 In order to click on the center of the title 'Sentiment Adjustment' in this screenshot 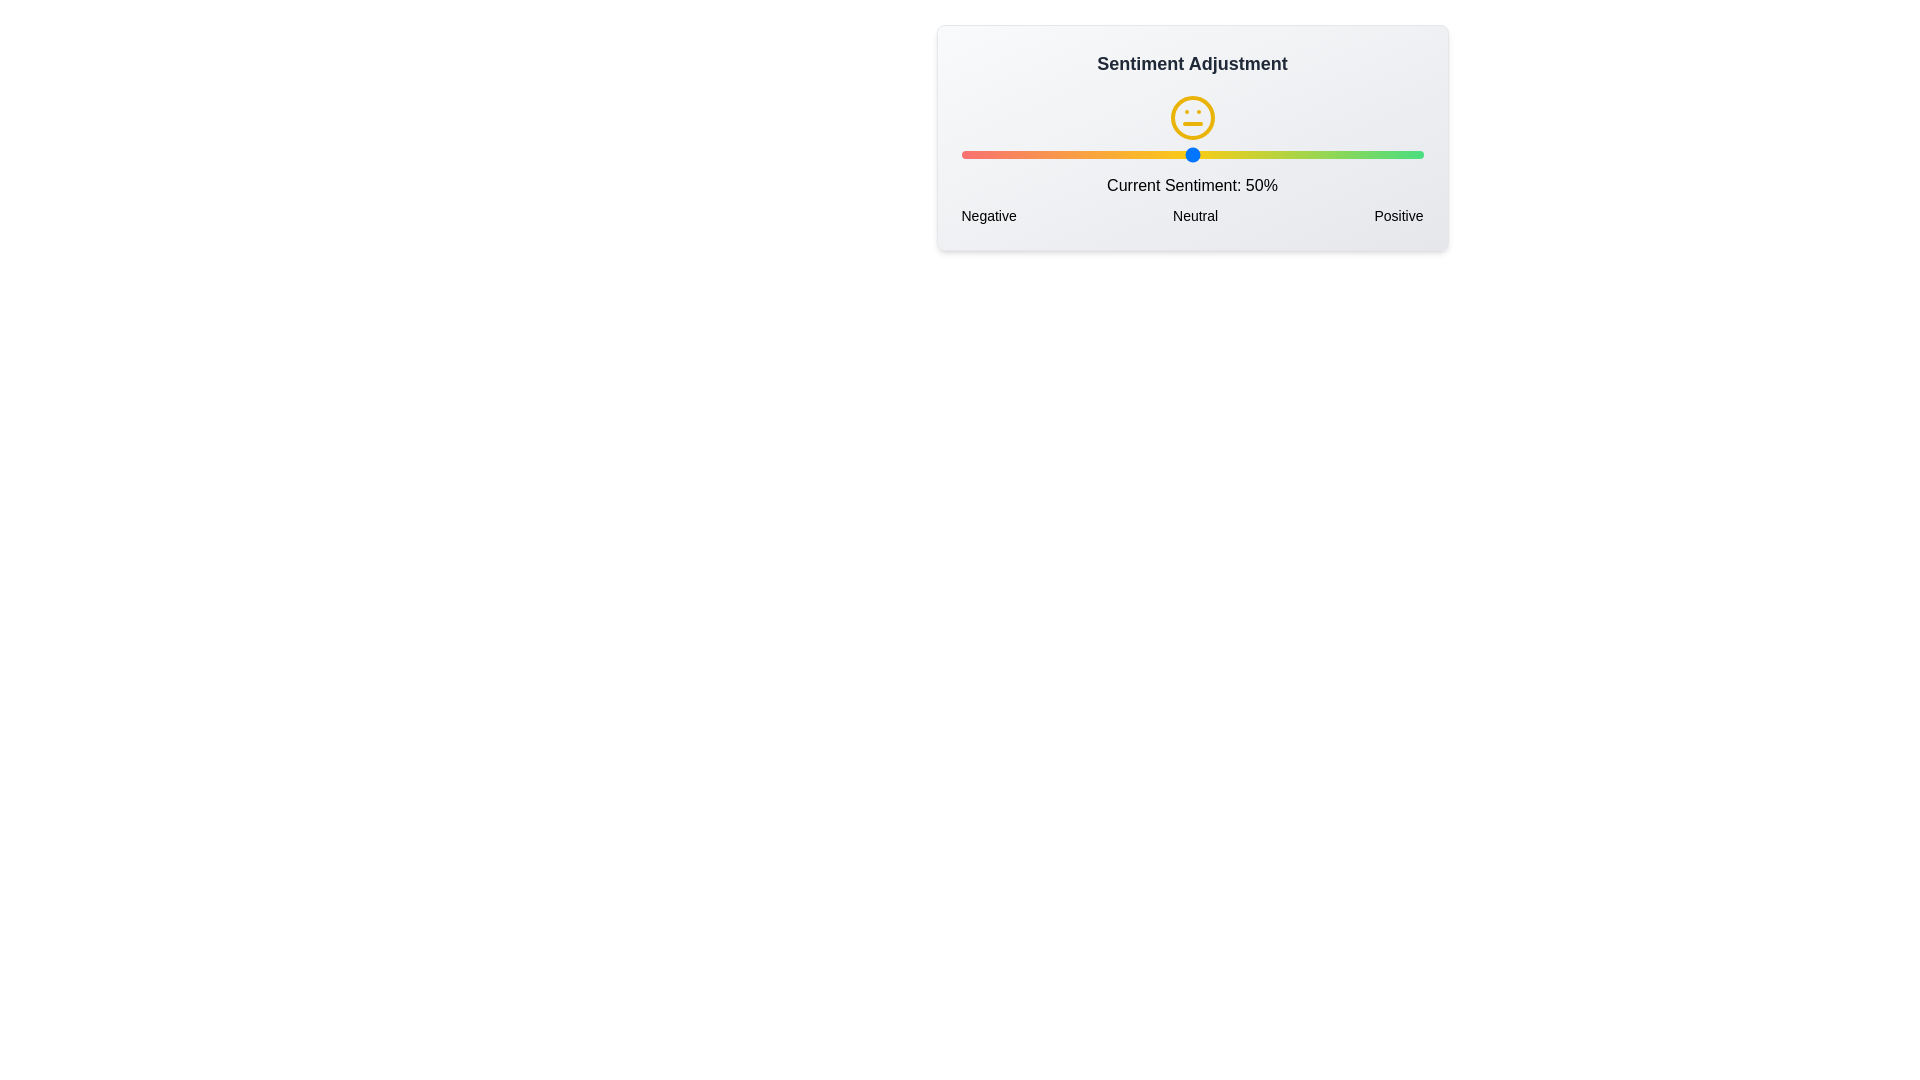, I will do `click(1192, 63)`.